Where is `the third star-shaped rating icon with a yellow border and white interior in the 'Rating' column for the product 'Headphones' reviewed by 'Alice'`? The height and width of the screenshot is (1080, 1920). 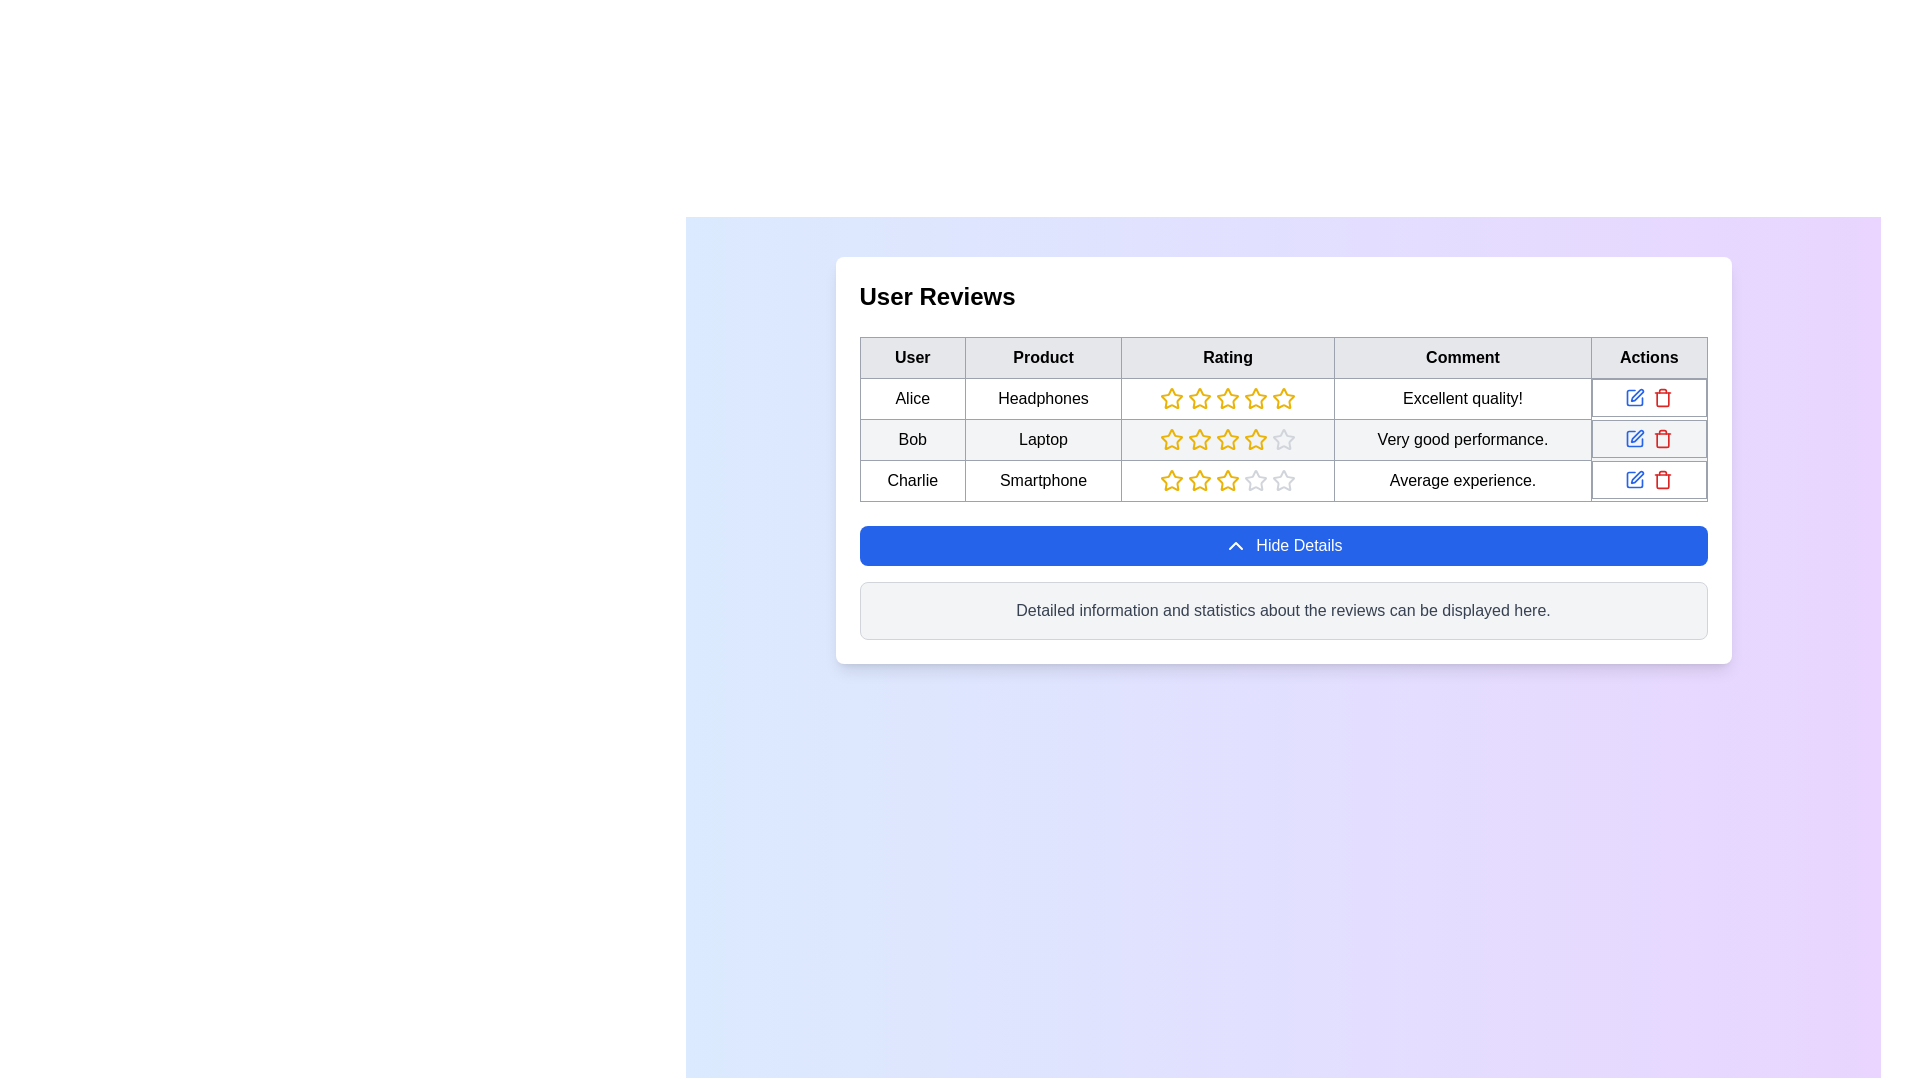 the third star-shaped rating icon with a yellow border and white interior in the 'Rating' column for the product 'Headphones' reviewed by 'Alice' is located at coordinates (1200, 398).